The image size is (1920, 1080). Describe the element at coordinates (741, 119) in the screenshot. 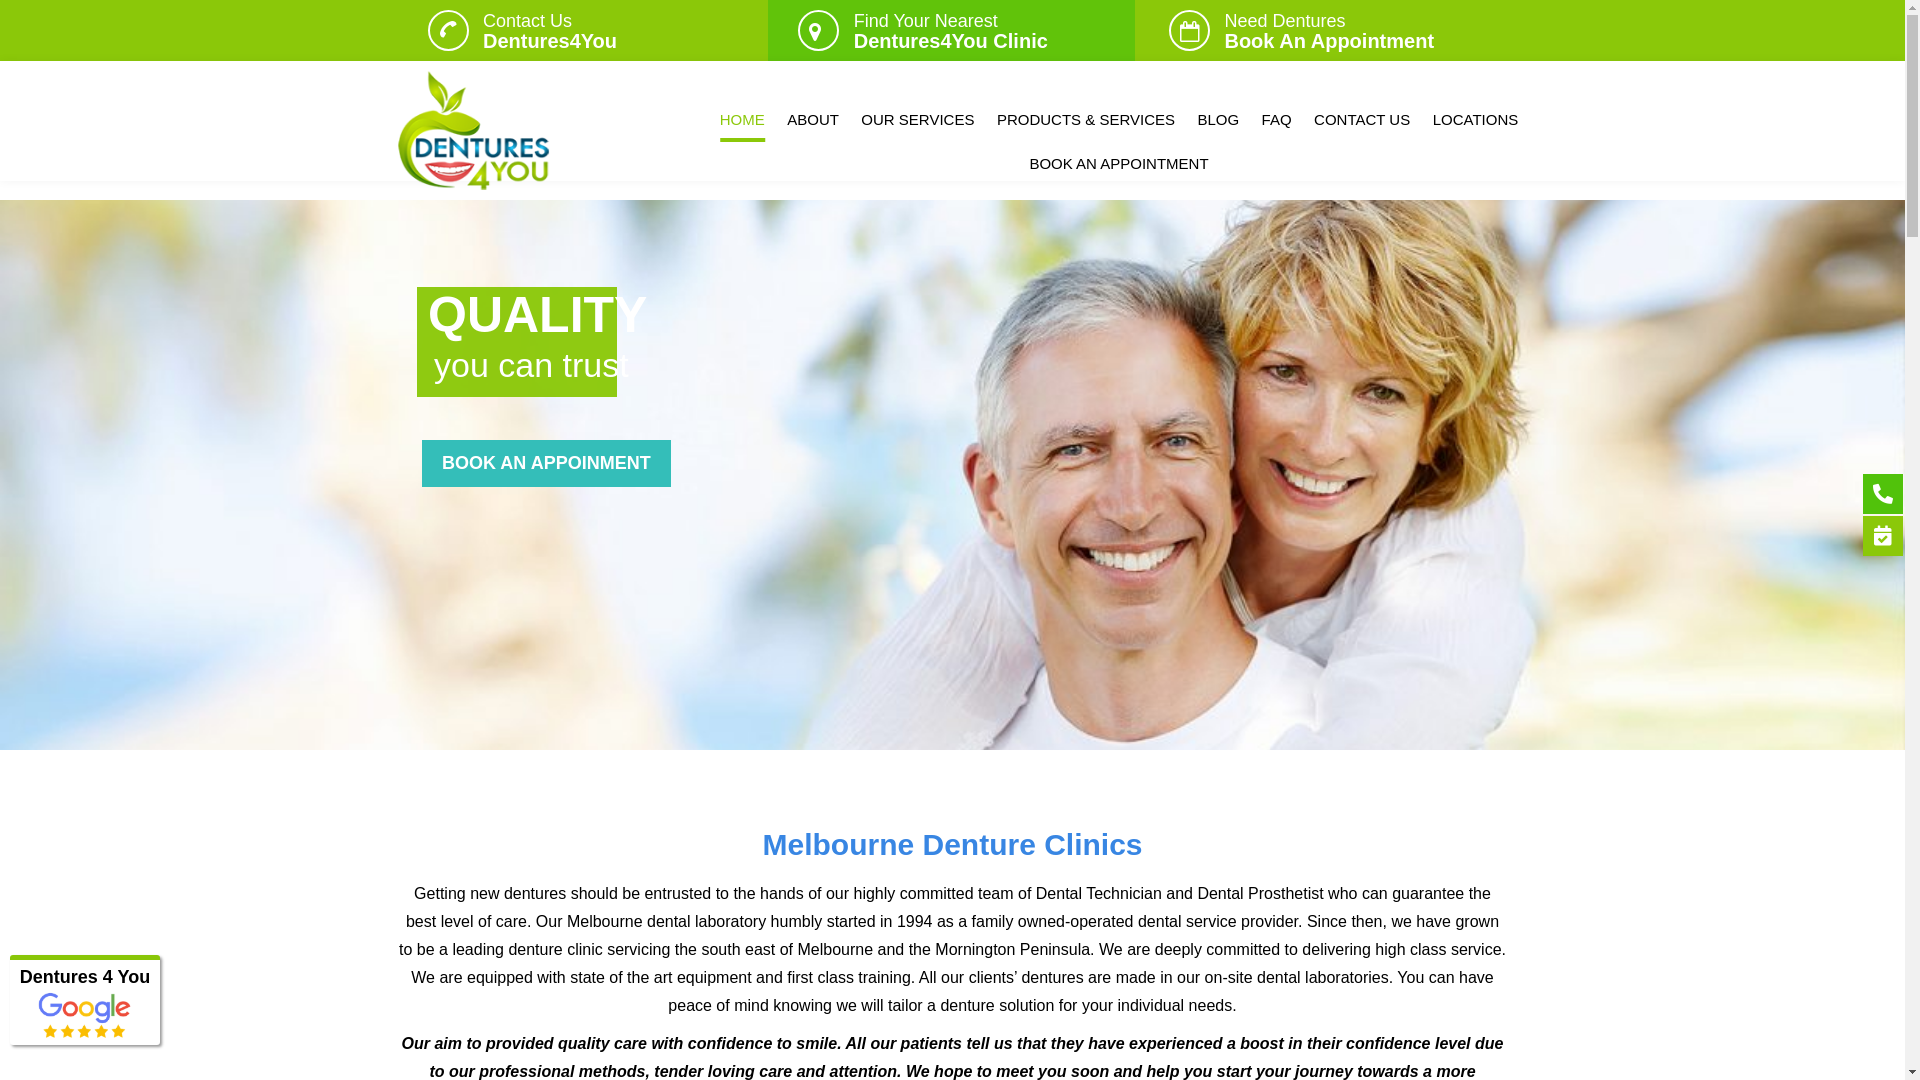

I see `'HOME'` at that location.